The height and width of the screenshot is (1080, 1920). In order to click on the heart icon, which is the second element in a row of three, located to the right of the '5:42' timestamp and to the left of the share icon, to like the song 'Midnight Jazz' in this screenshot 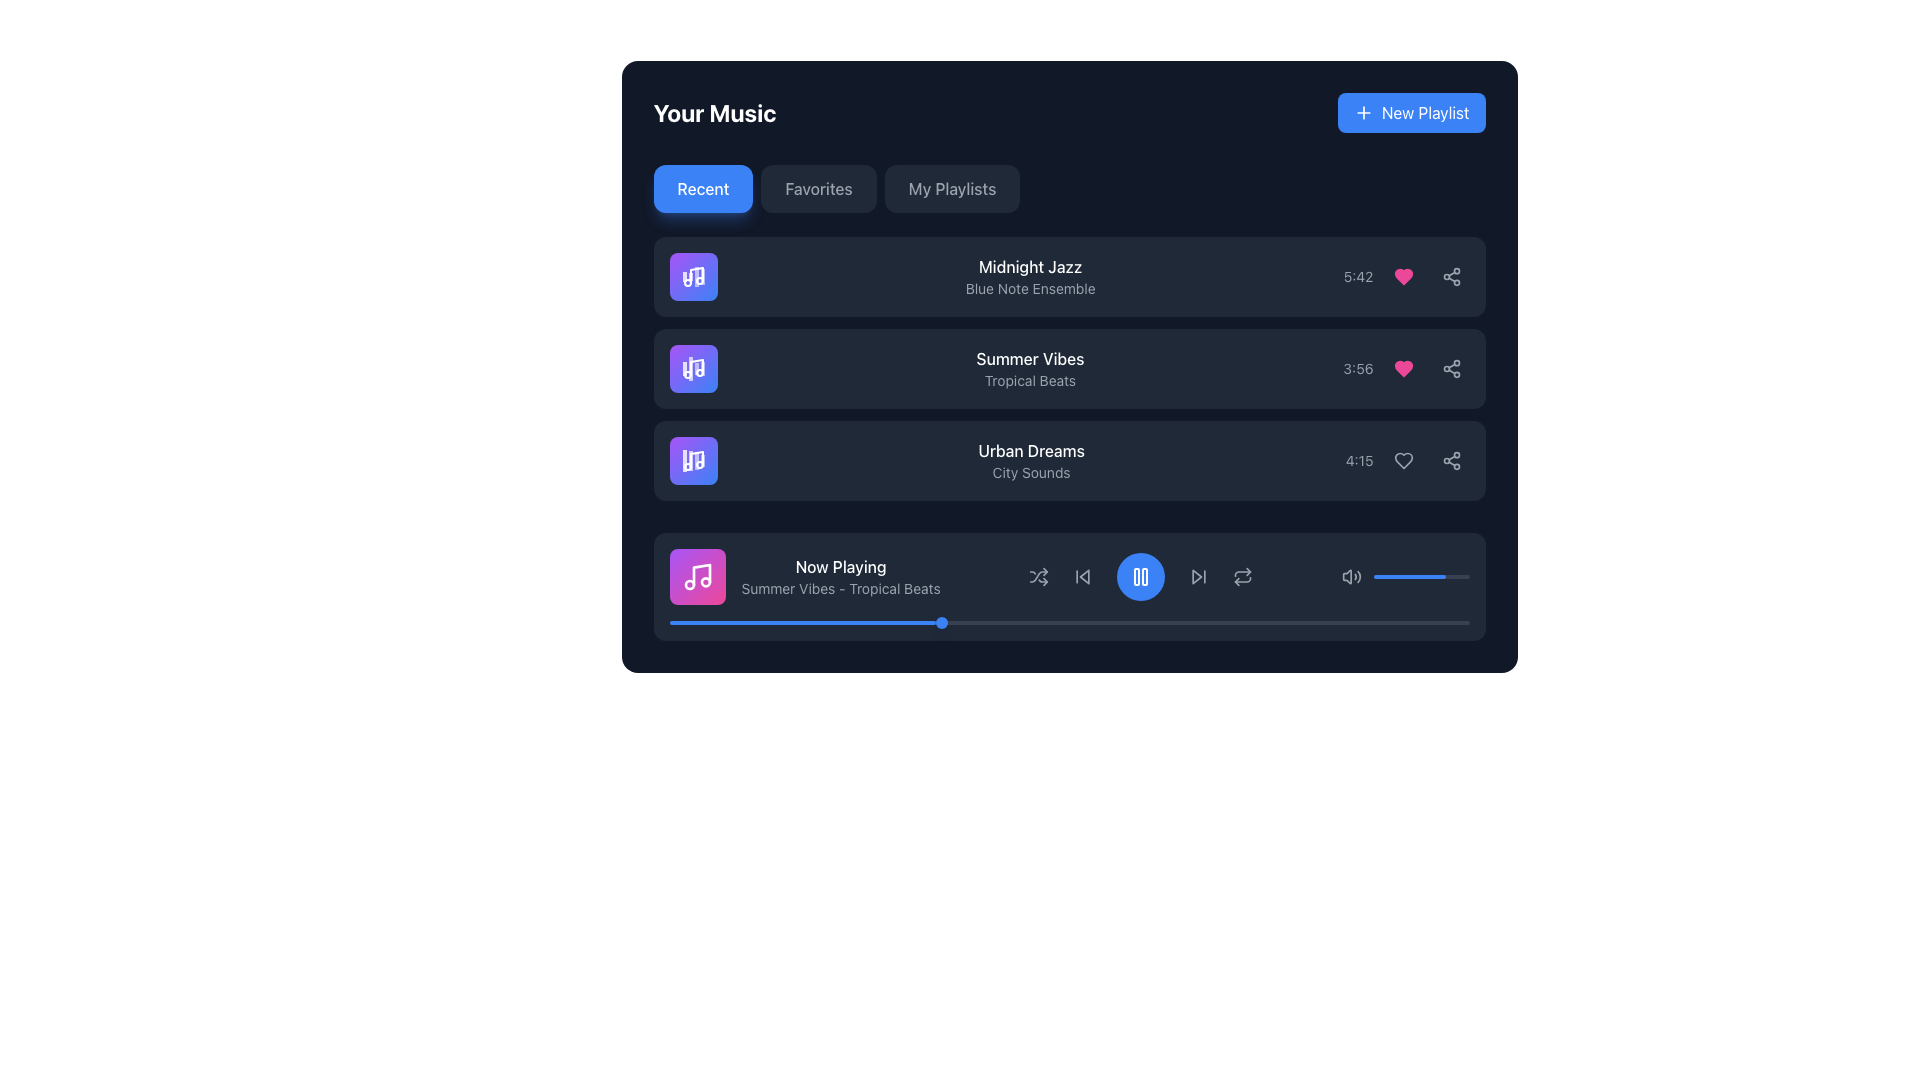, I will do `click(1405, 277)`.